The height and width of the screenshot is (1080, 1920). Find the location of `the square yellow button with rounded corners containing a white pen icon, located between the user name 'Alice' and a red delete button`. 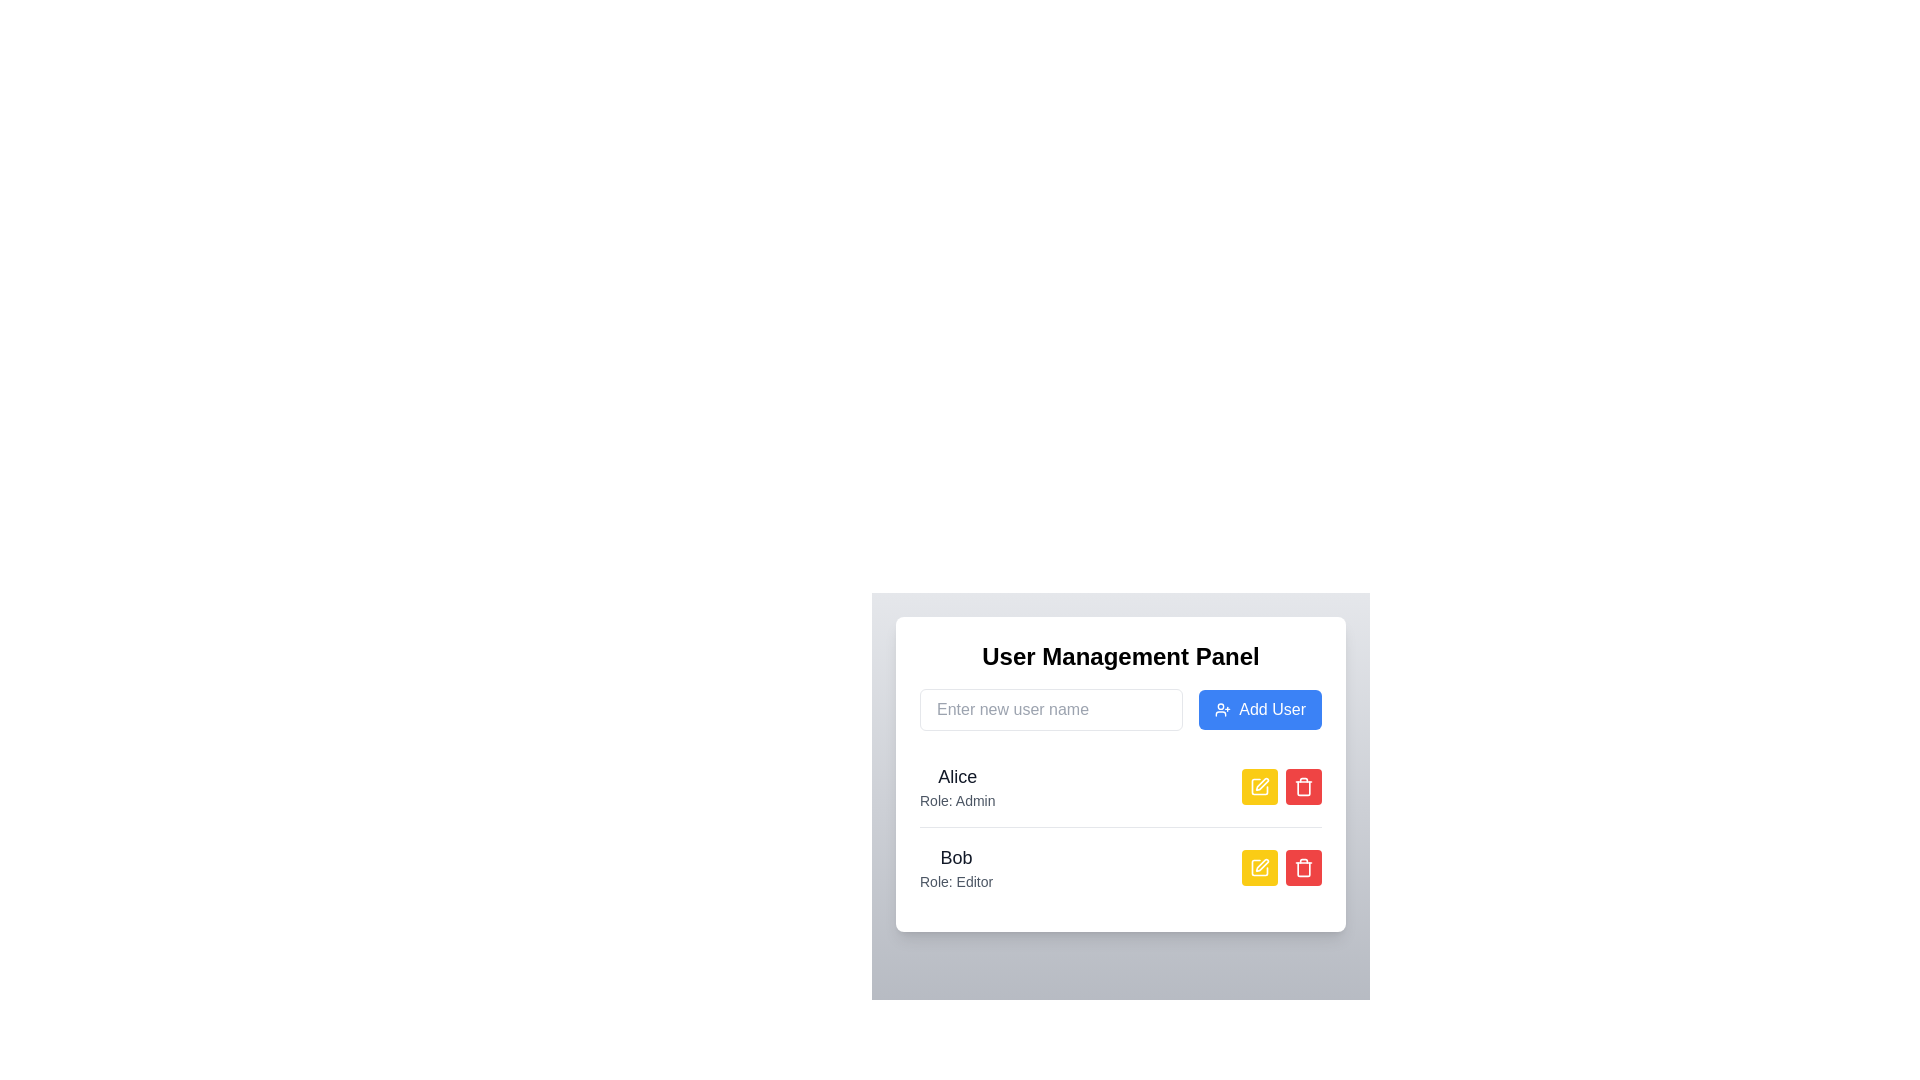

the square yellow button with rounded corners containing a white pen icon, located between the user name 'Alice' and a red delete button is located at coordinates (1258, 785).